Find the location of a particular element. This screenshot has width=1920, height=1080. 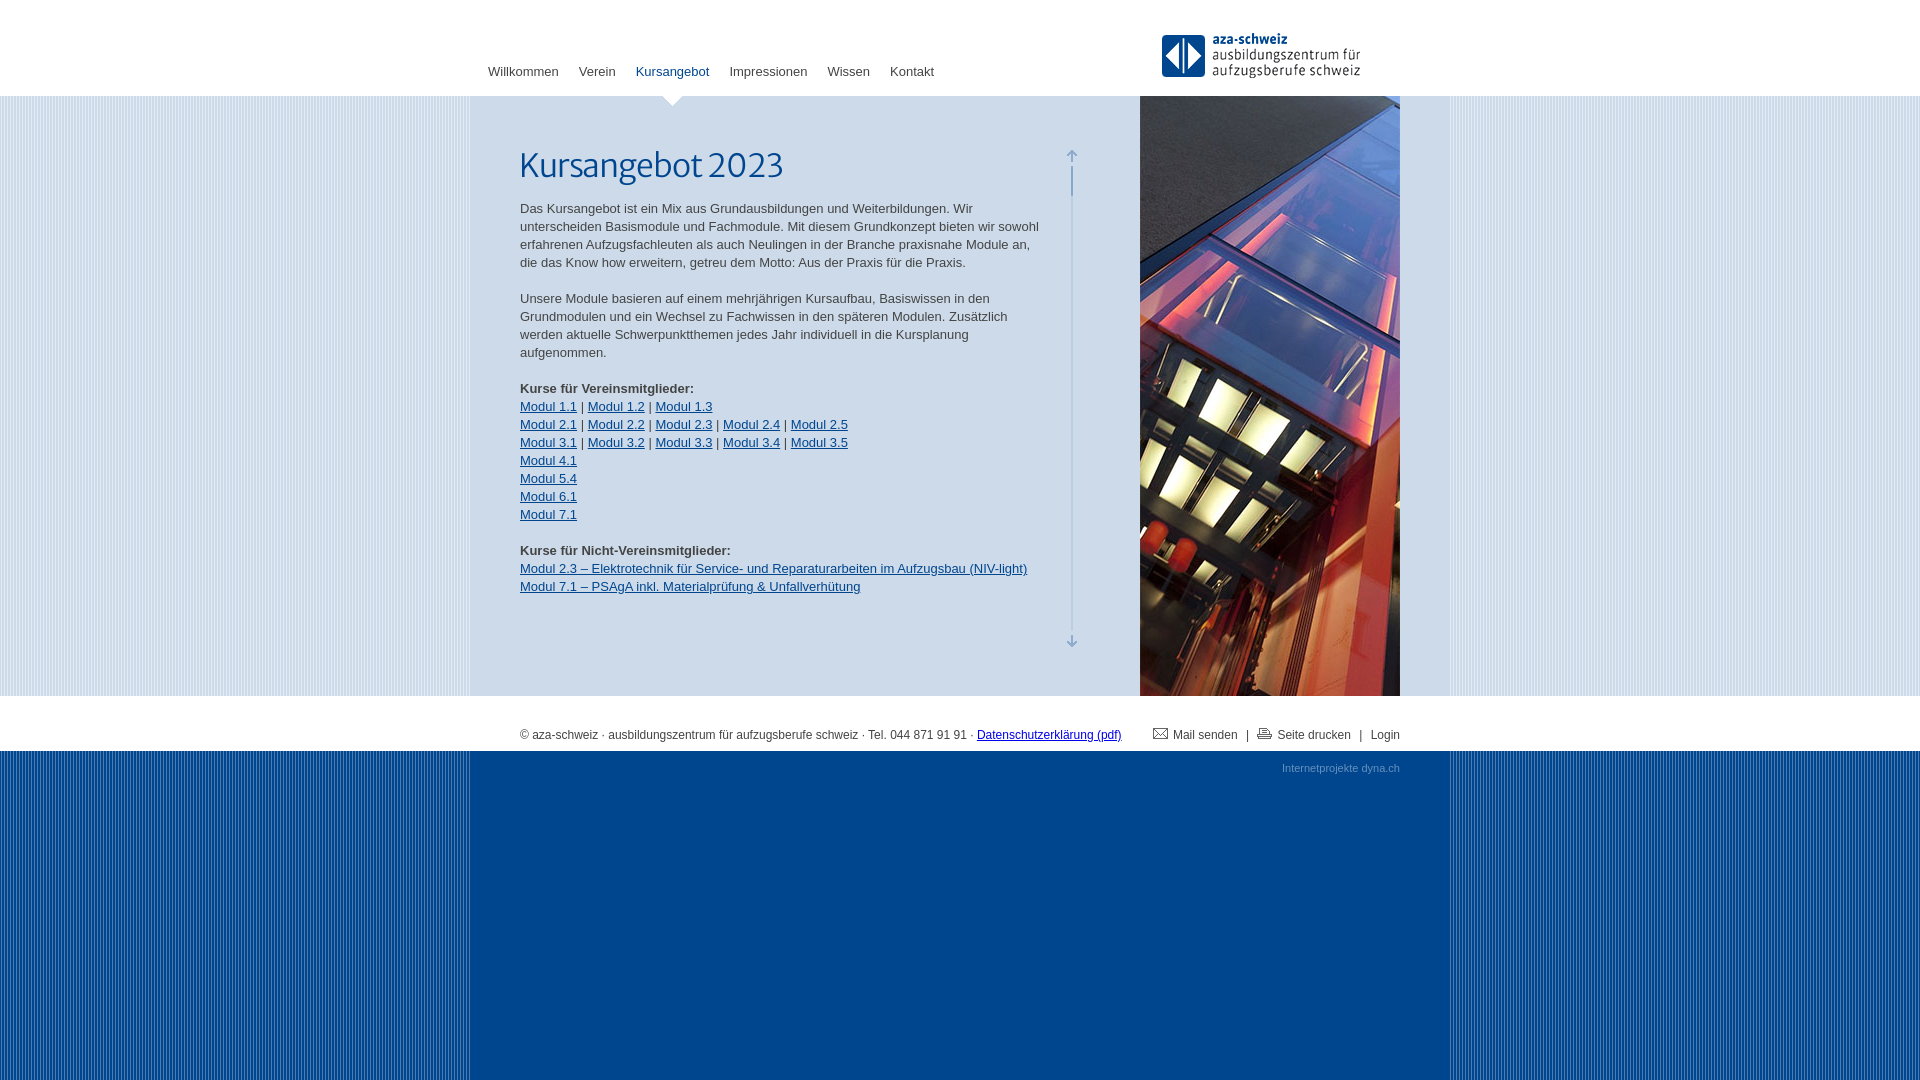

'Mail senden' is located at coordinates (1195, 735).